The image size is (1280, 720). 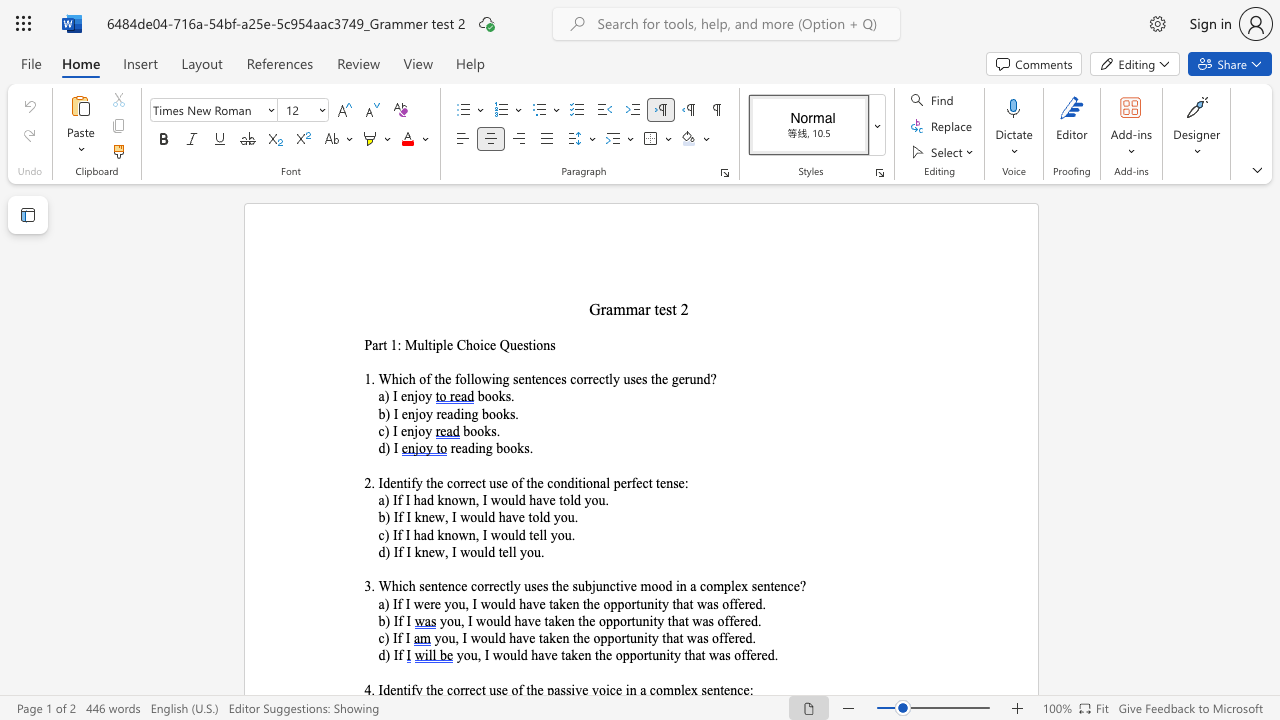 I want to click on the subset text ": Mul" within the text "Part 1: Multiple Choice Questions", so click(x=397, y=344).